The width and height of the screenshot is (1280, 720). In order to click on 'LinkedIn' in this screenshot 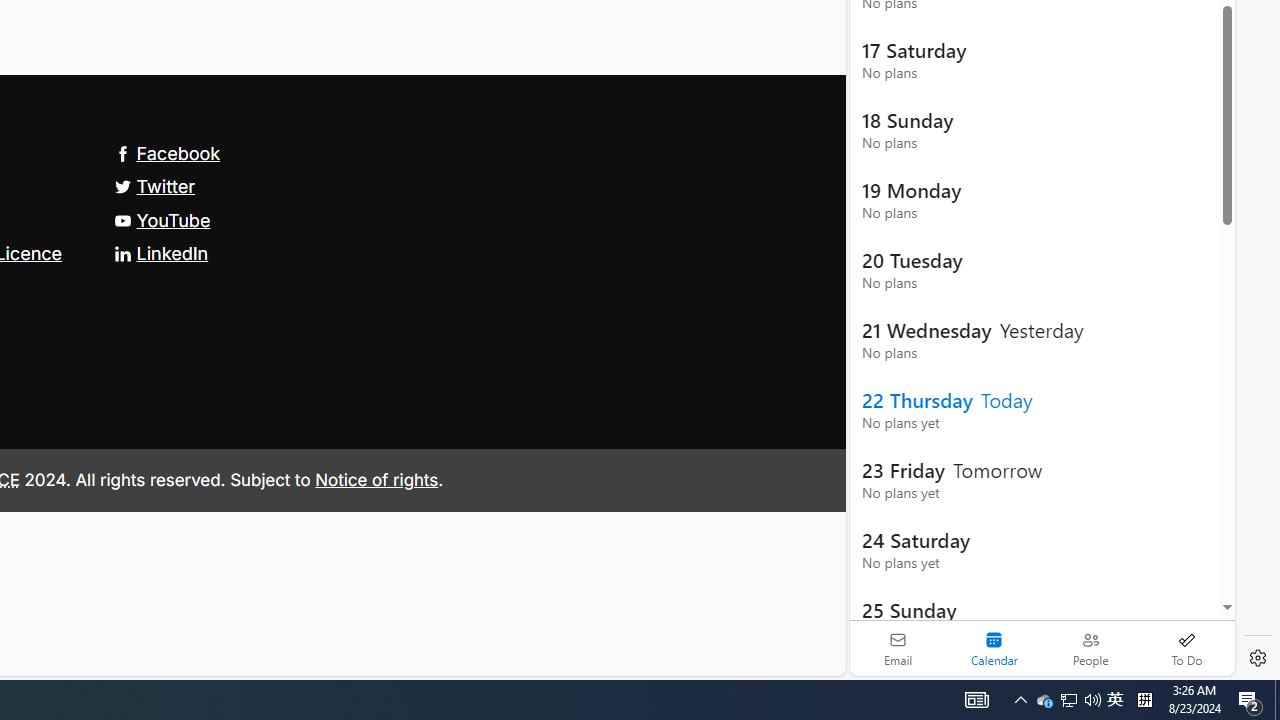, I will do `click(161, 252)`.